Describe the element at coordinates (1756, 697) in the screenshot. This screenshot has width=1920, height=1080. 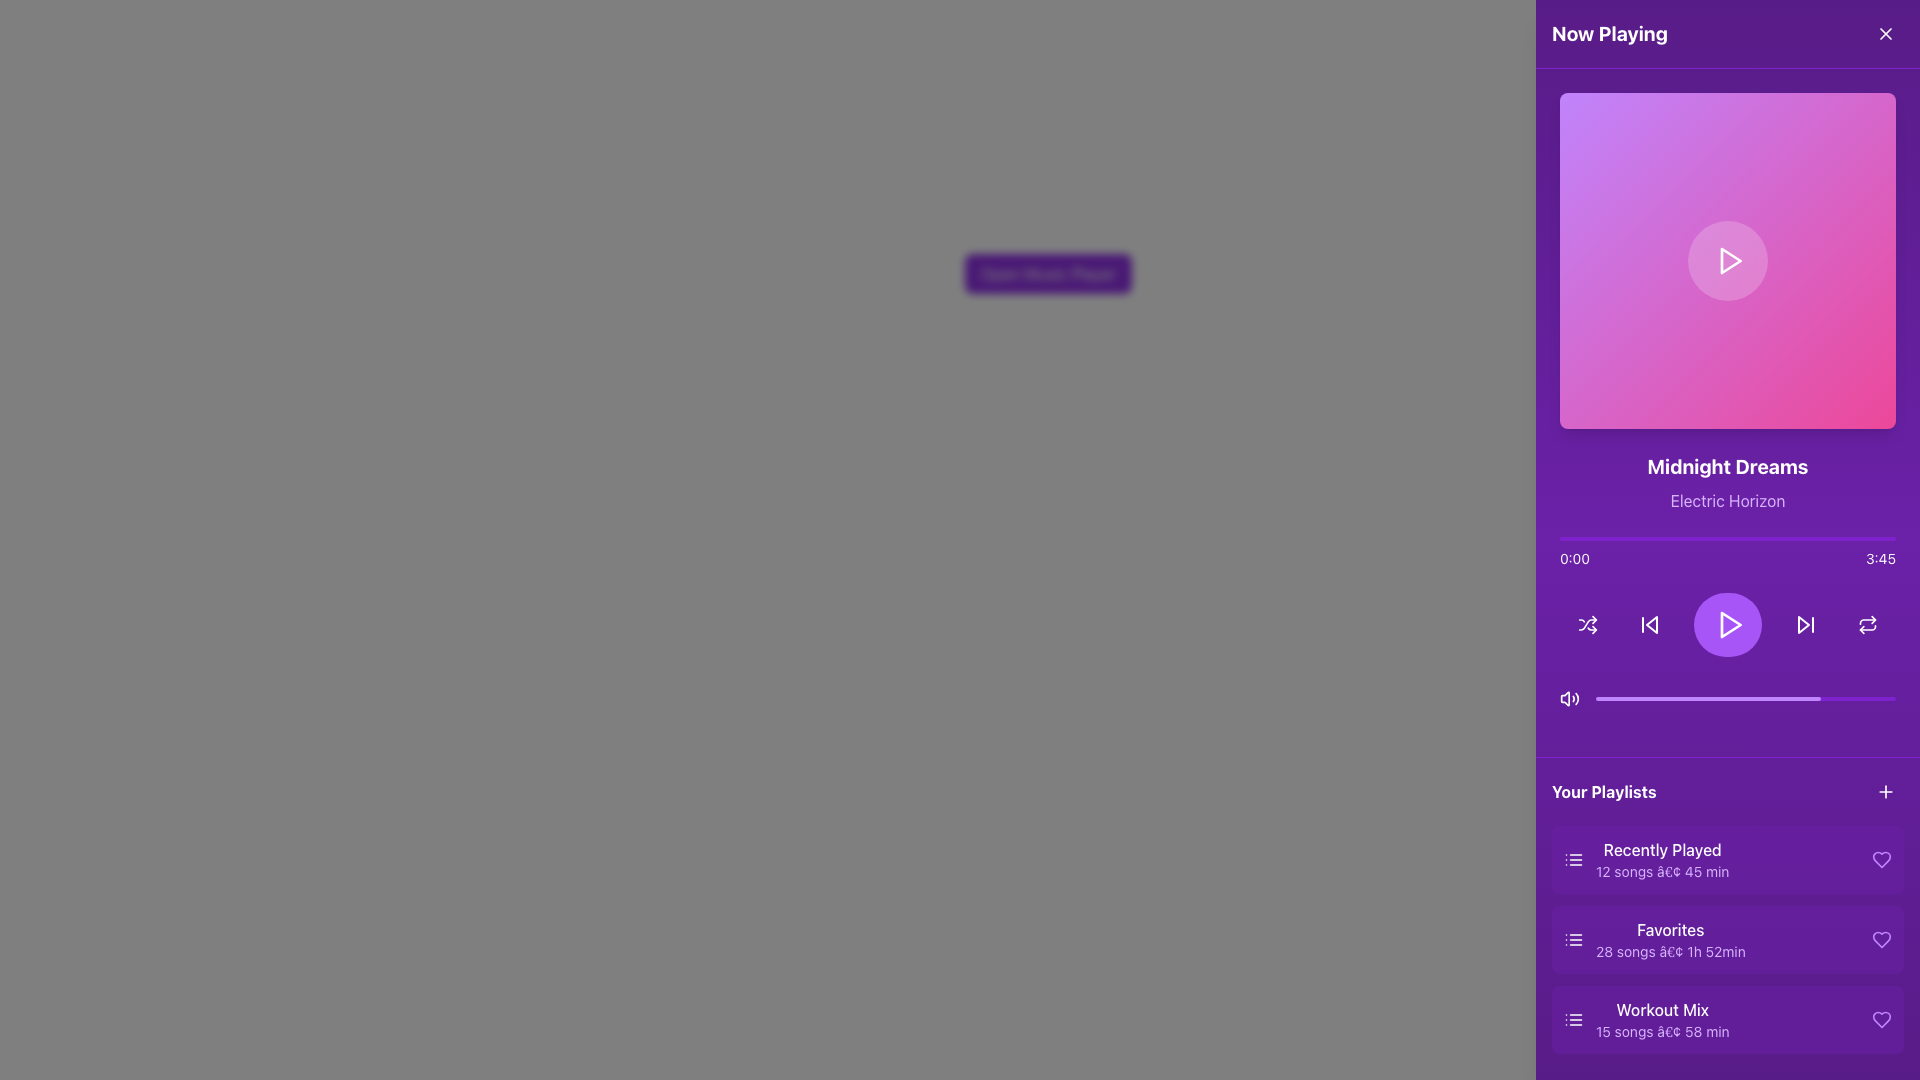
I see `media playback progress` at that location.